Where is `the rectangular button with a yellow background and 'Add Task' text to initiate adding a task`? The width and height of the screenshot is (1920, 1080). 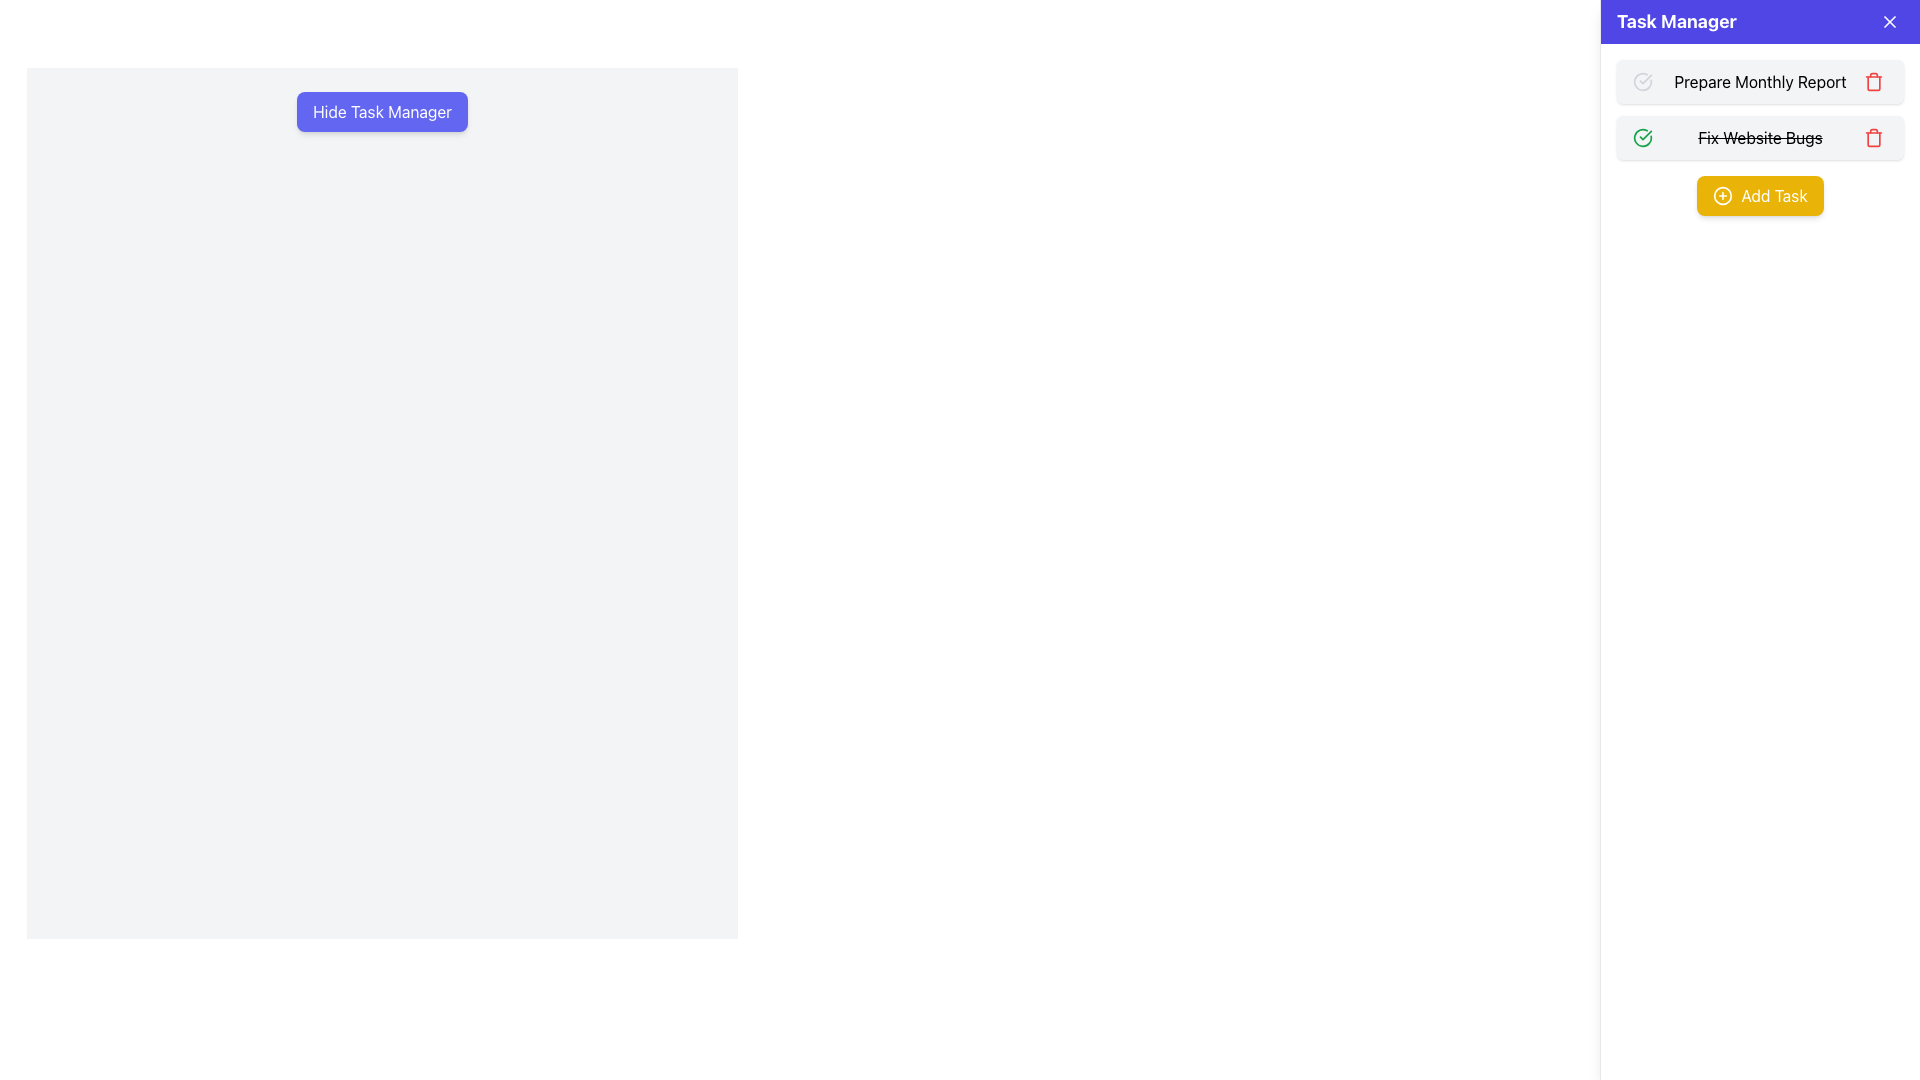
the rectangular button with a yellow background and 'Add Task' text to initiate adding a task is located at coordinates (1760, 196).